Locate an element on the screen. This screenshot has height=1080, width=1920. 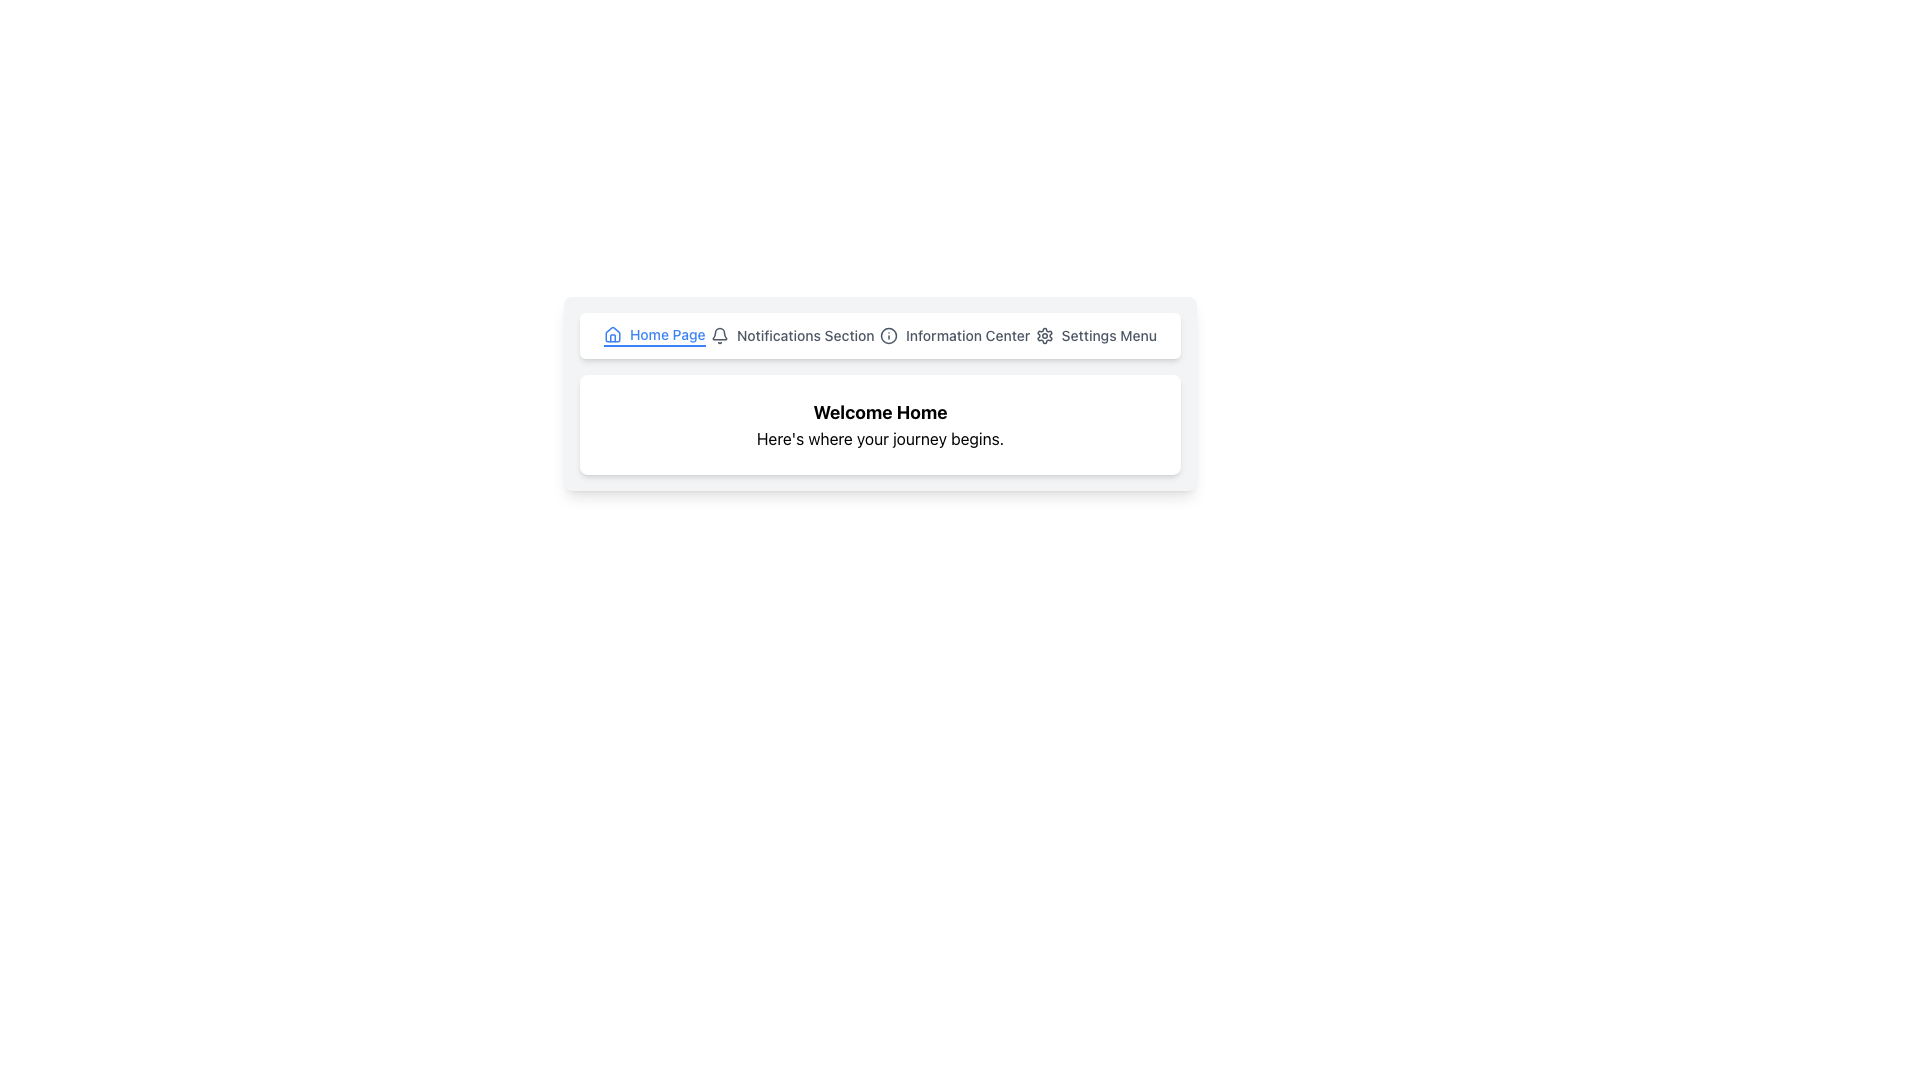
the notifications button in the top navigation bar is located at coordinates (791, 334).